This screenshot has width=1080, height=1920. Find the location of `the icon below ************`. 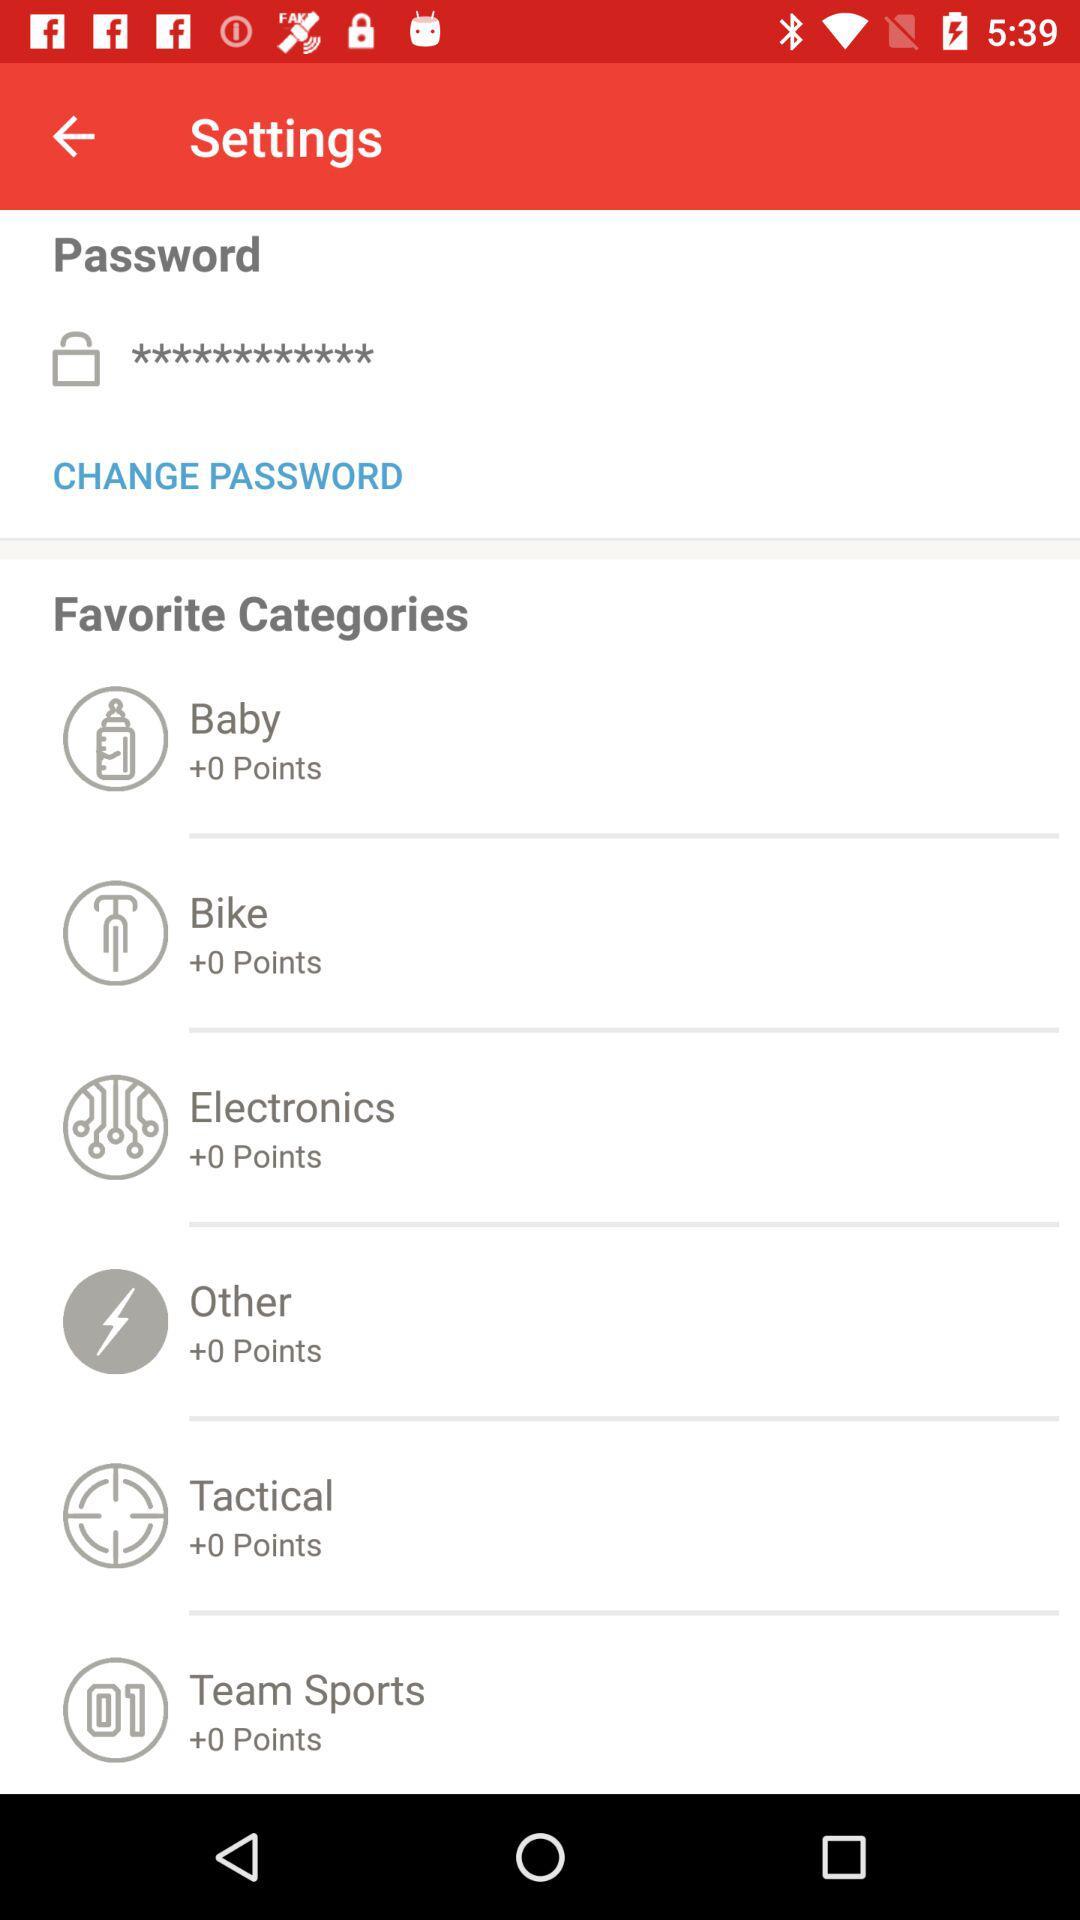

the icon below ************ is located at coordinates (226, 470).